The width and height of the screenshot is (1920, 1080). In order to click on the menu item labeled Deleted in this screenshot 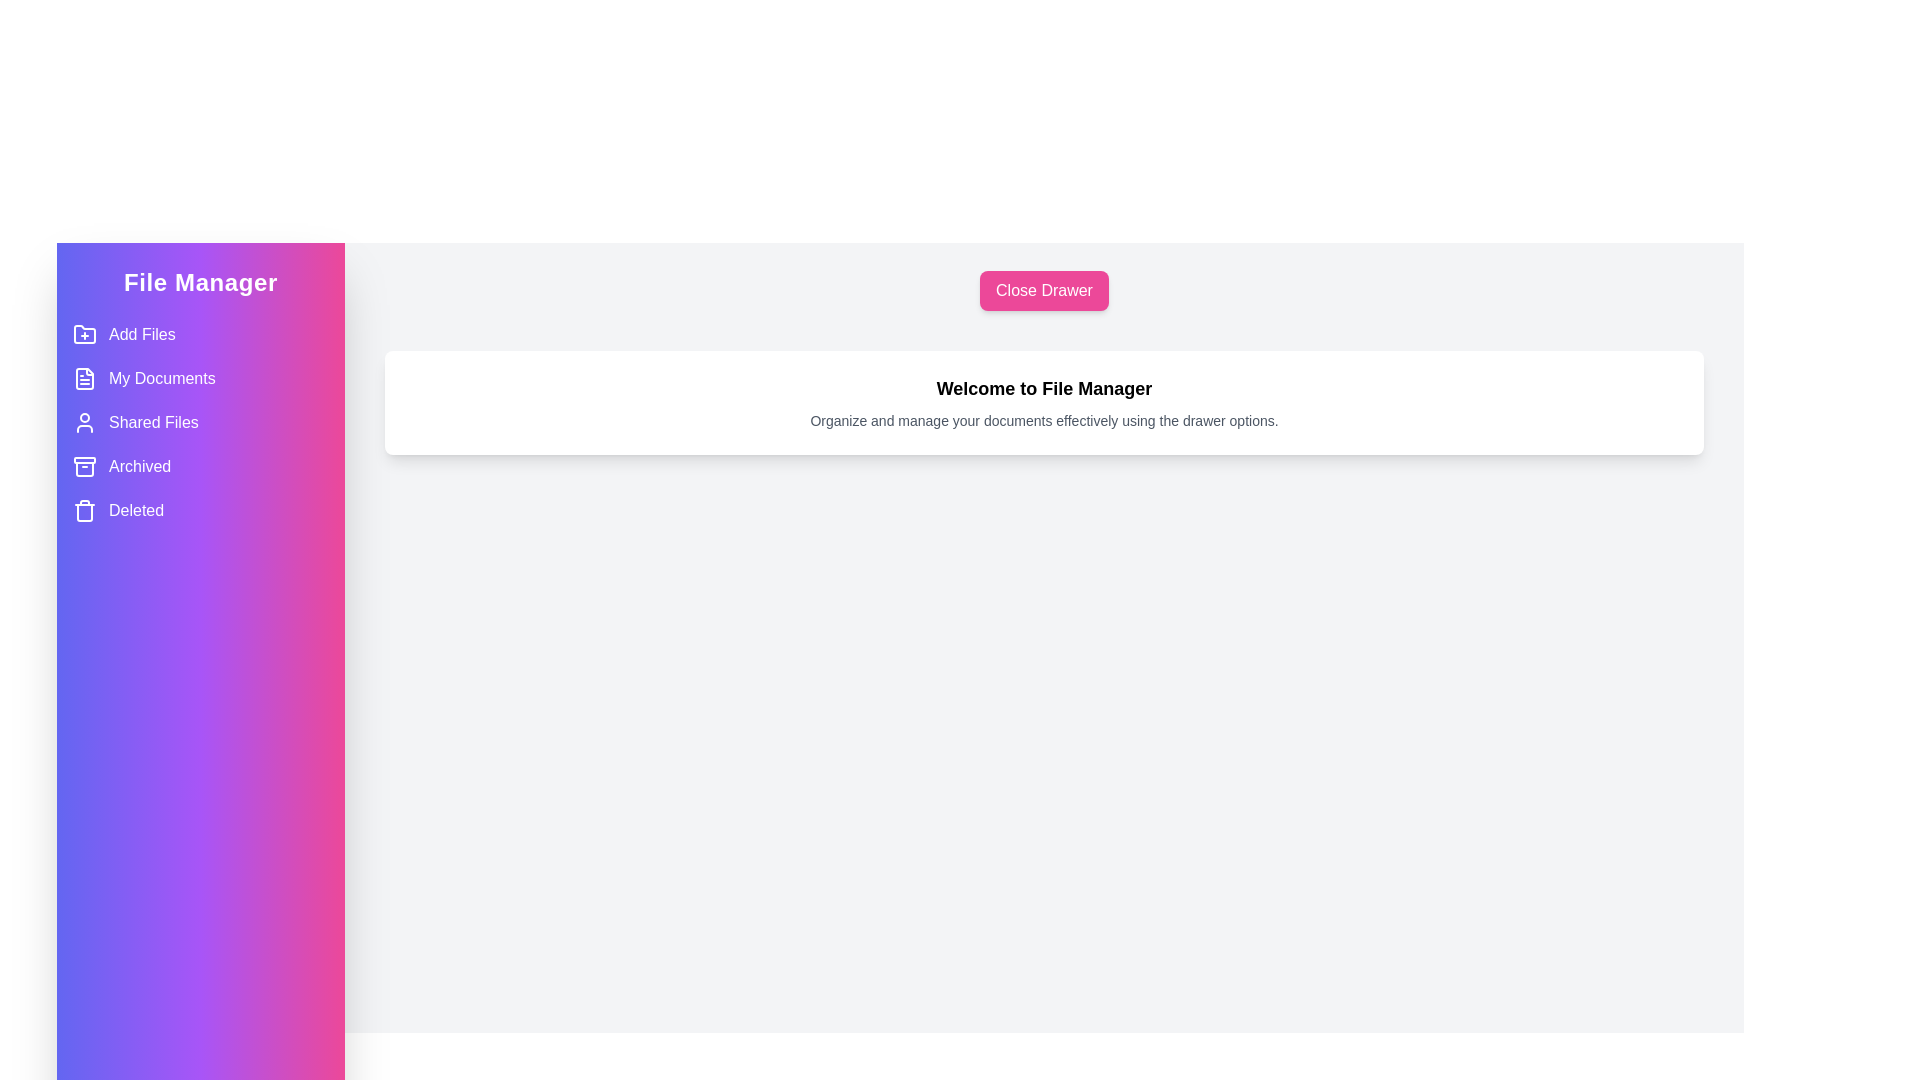, I will do `click(201, 509)`.